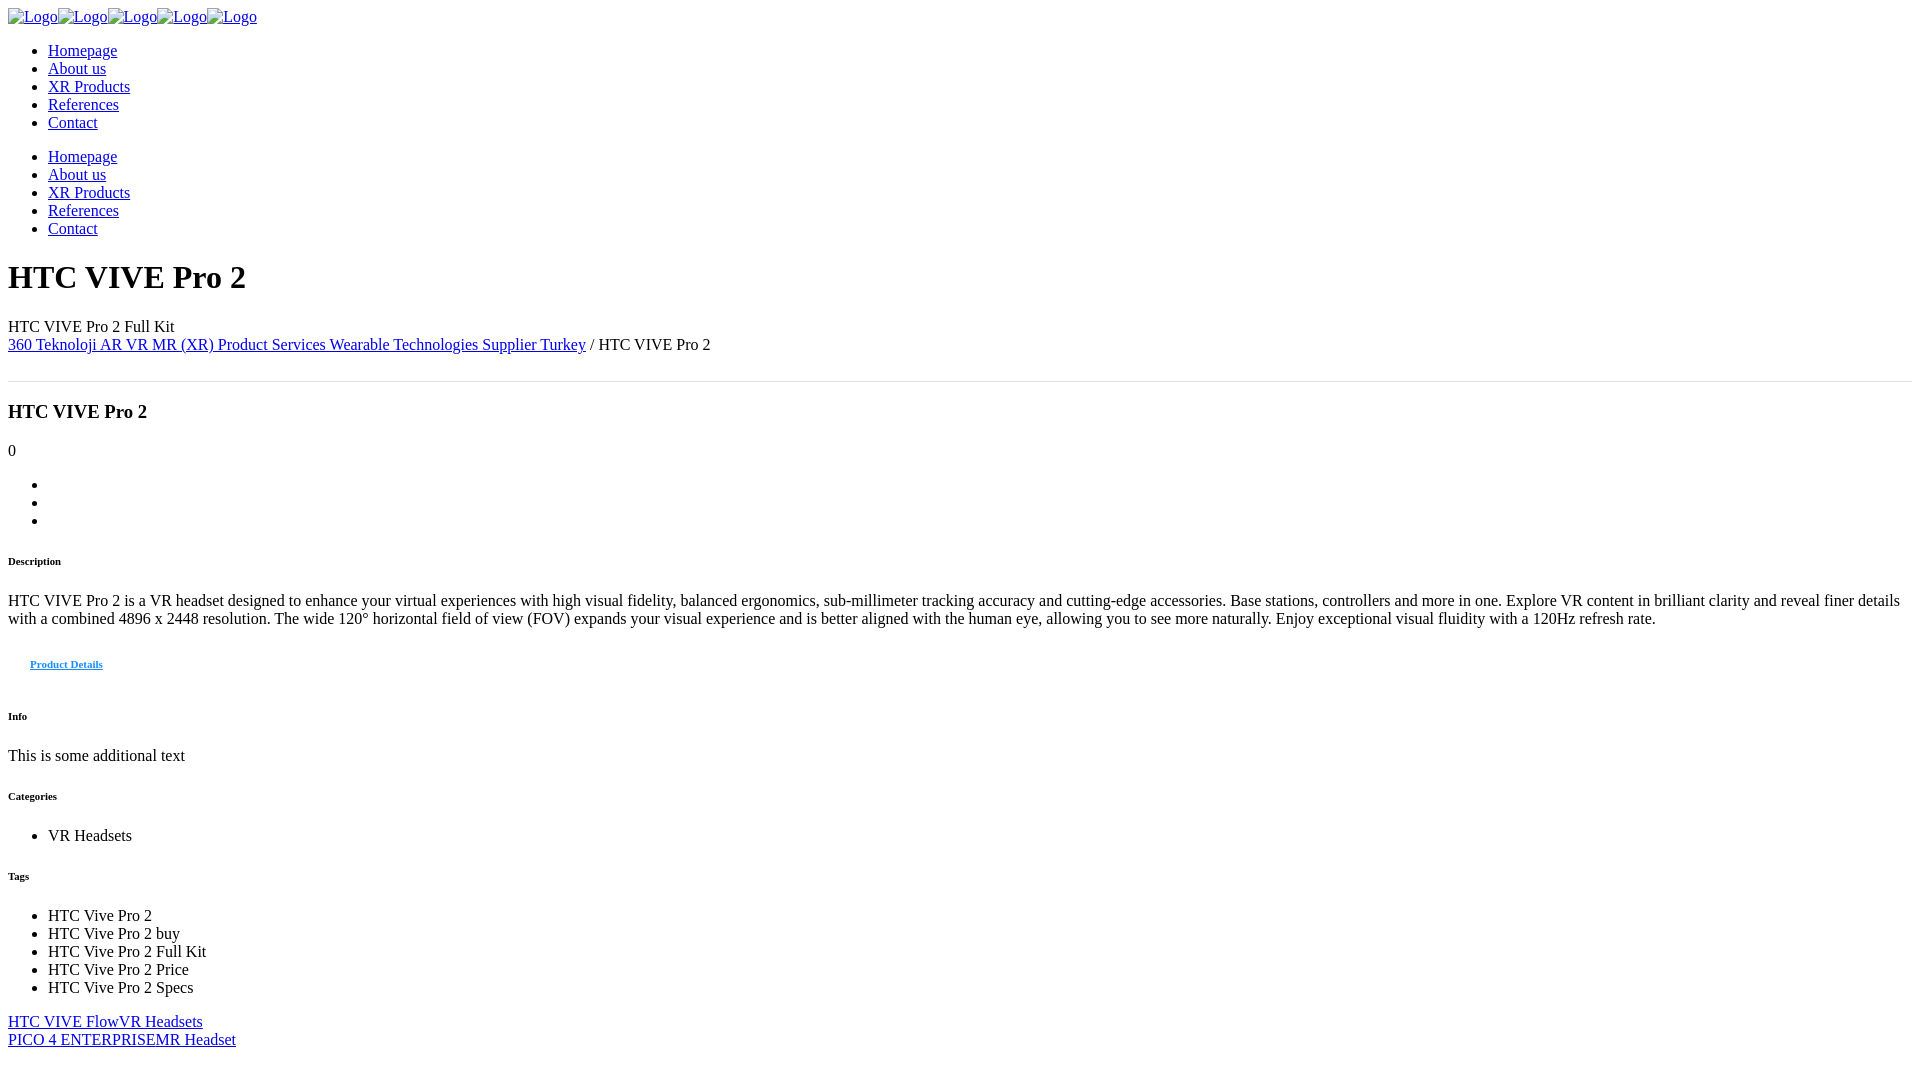 The image size is (1920, 1080). Describe the element at coordinates (960, 1022) in the screenshot. I see `'HTC VIVE FlowVR Headsets'` at that location.